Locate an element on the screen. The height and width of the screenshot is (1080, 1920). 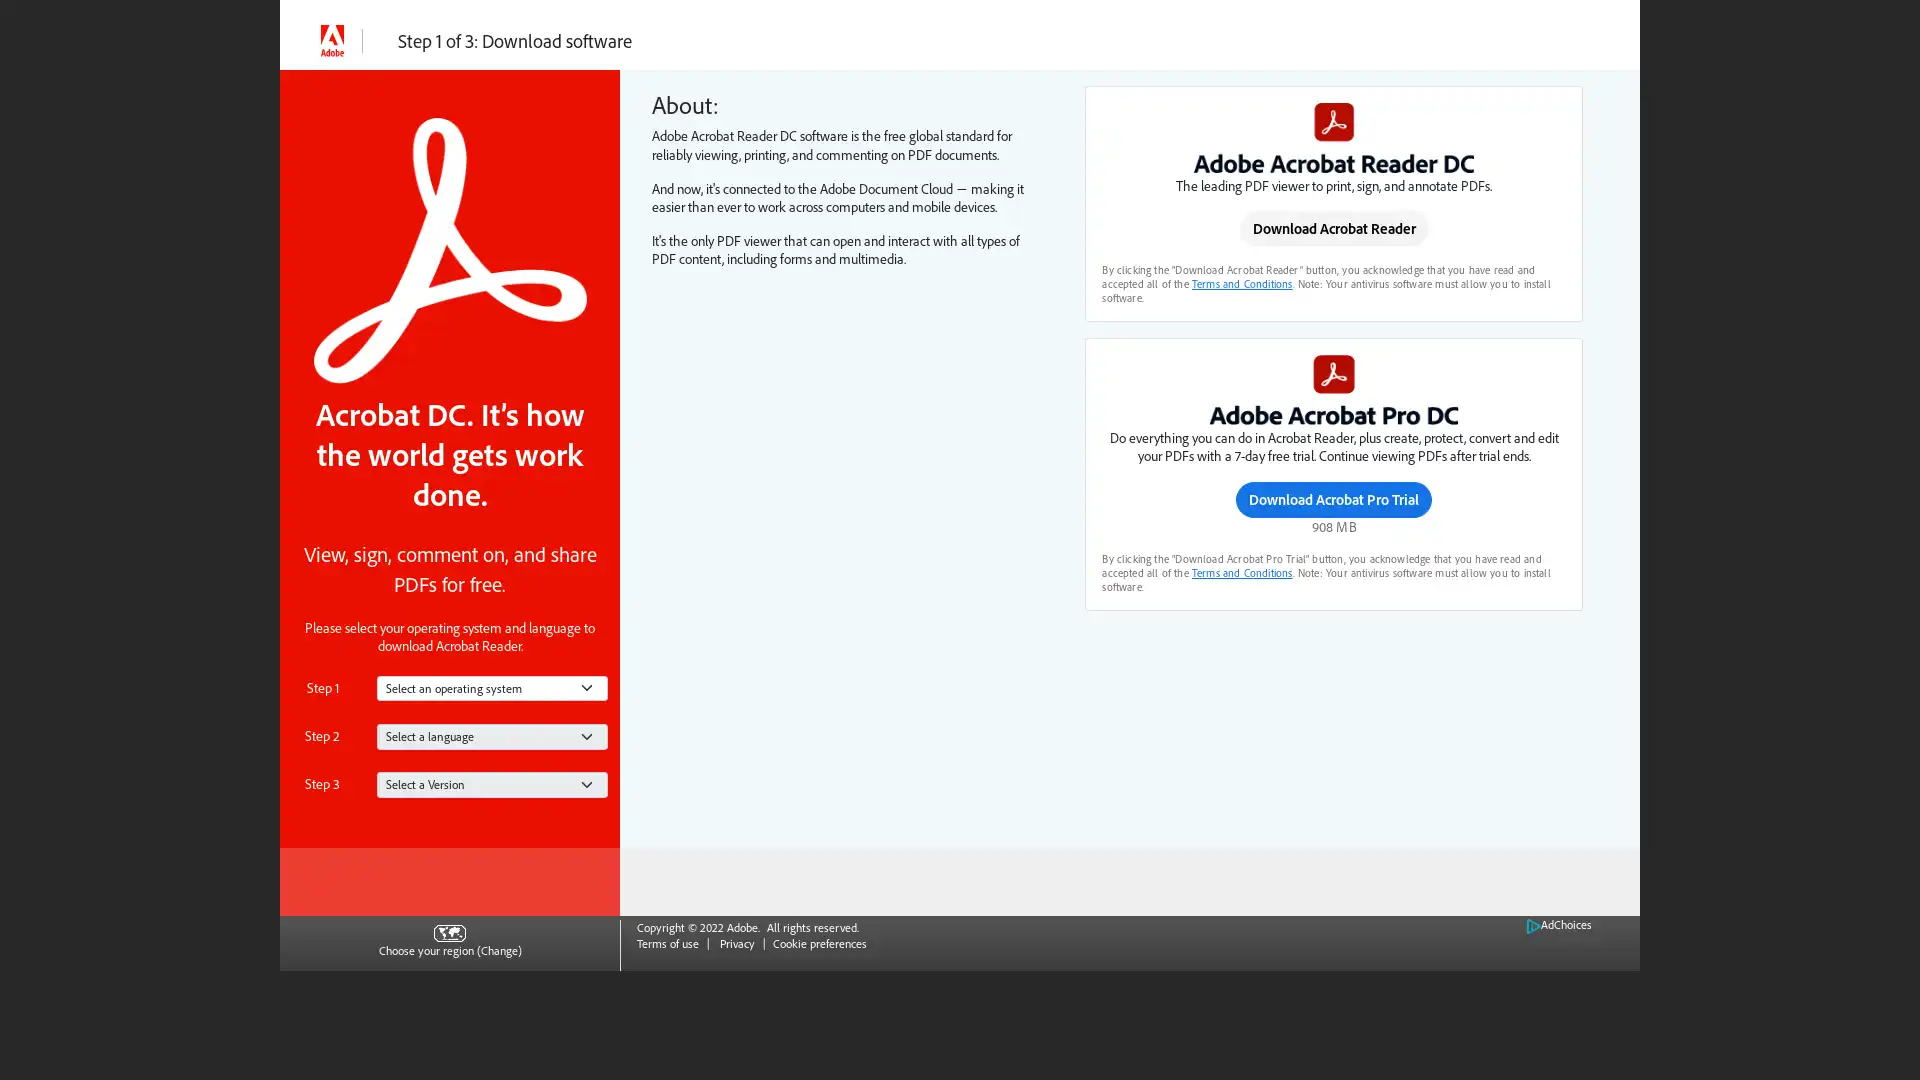
Download Acrobat Reader is located at coordinates (1333, 227).